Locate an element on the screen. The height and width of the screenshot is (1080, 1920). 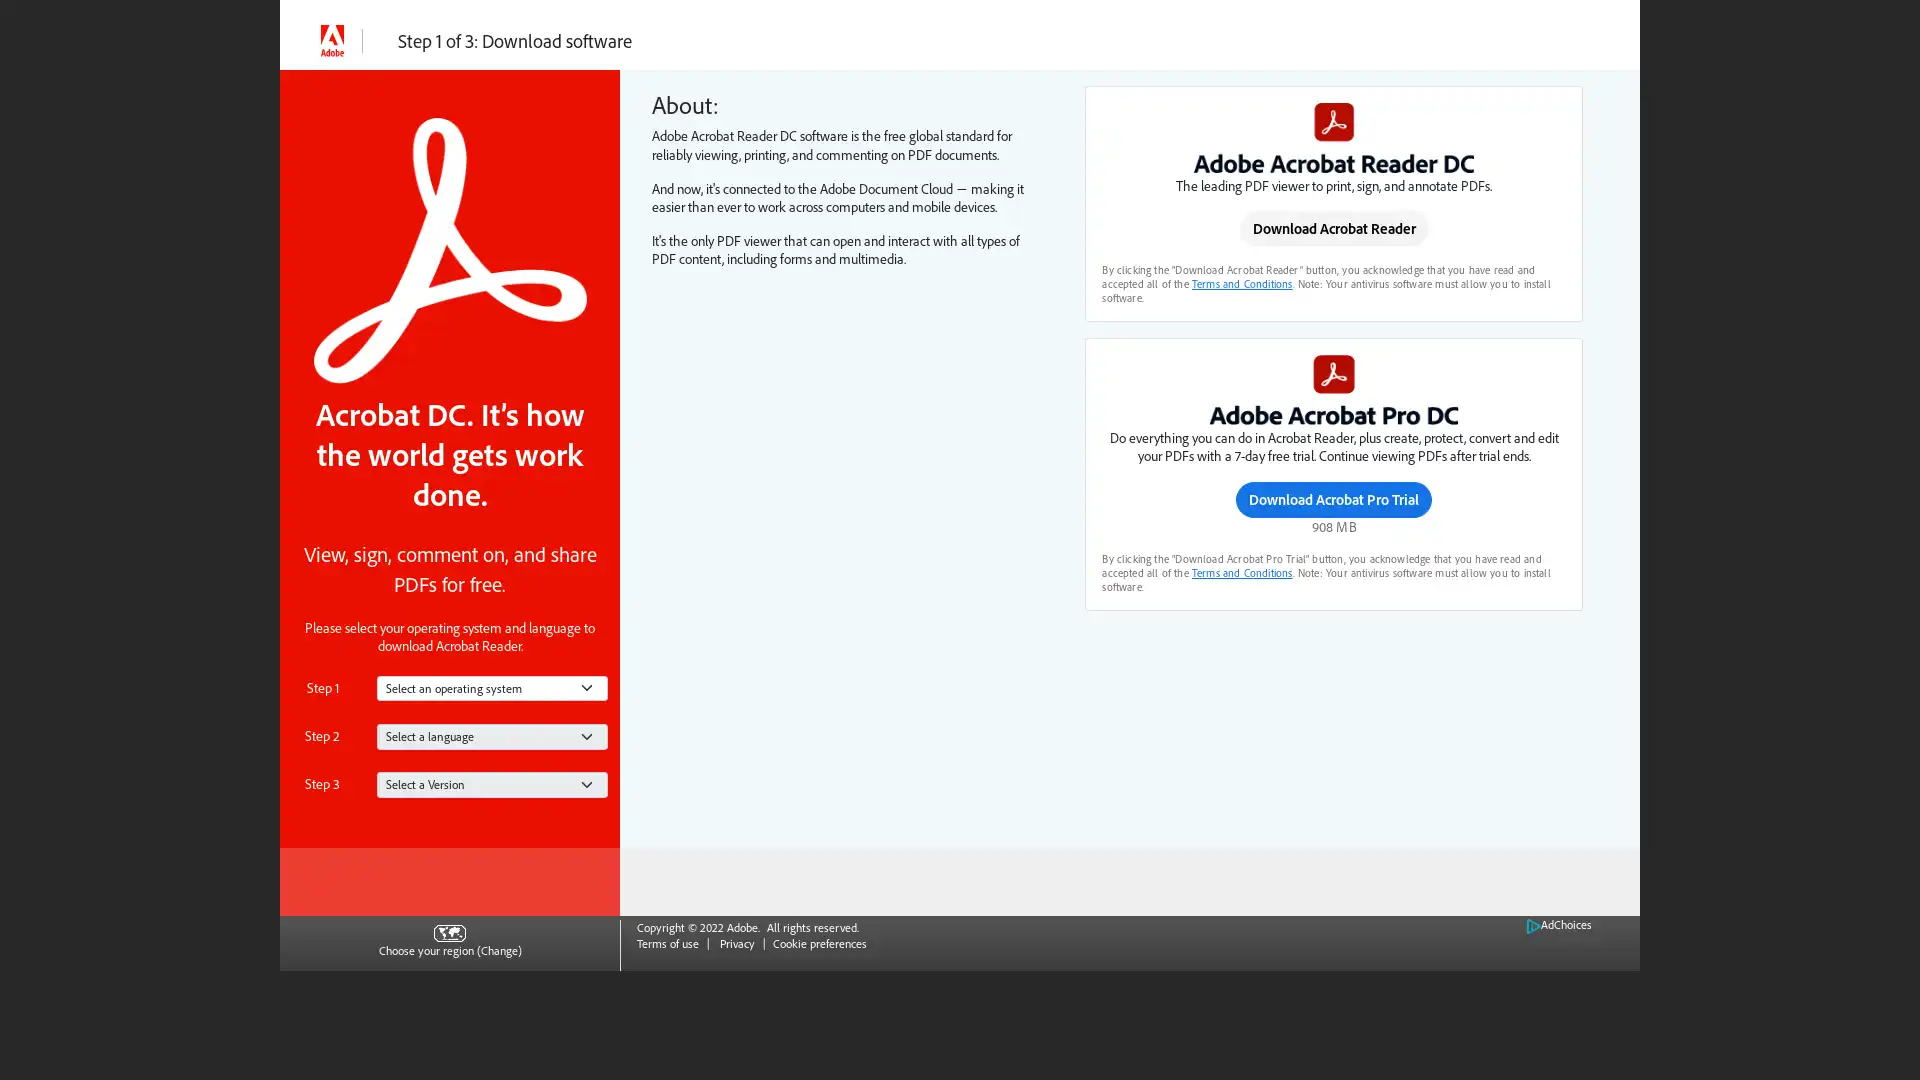
Download Acrobat Reader is located at coordinates (1333, 227).